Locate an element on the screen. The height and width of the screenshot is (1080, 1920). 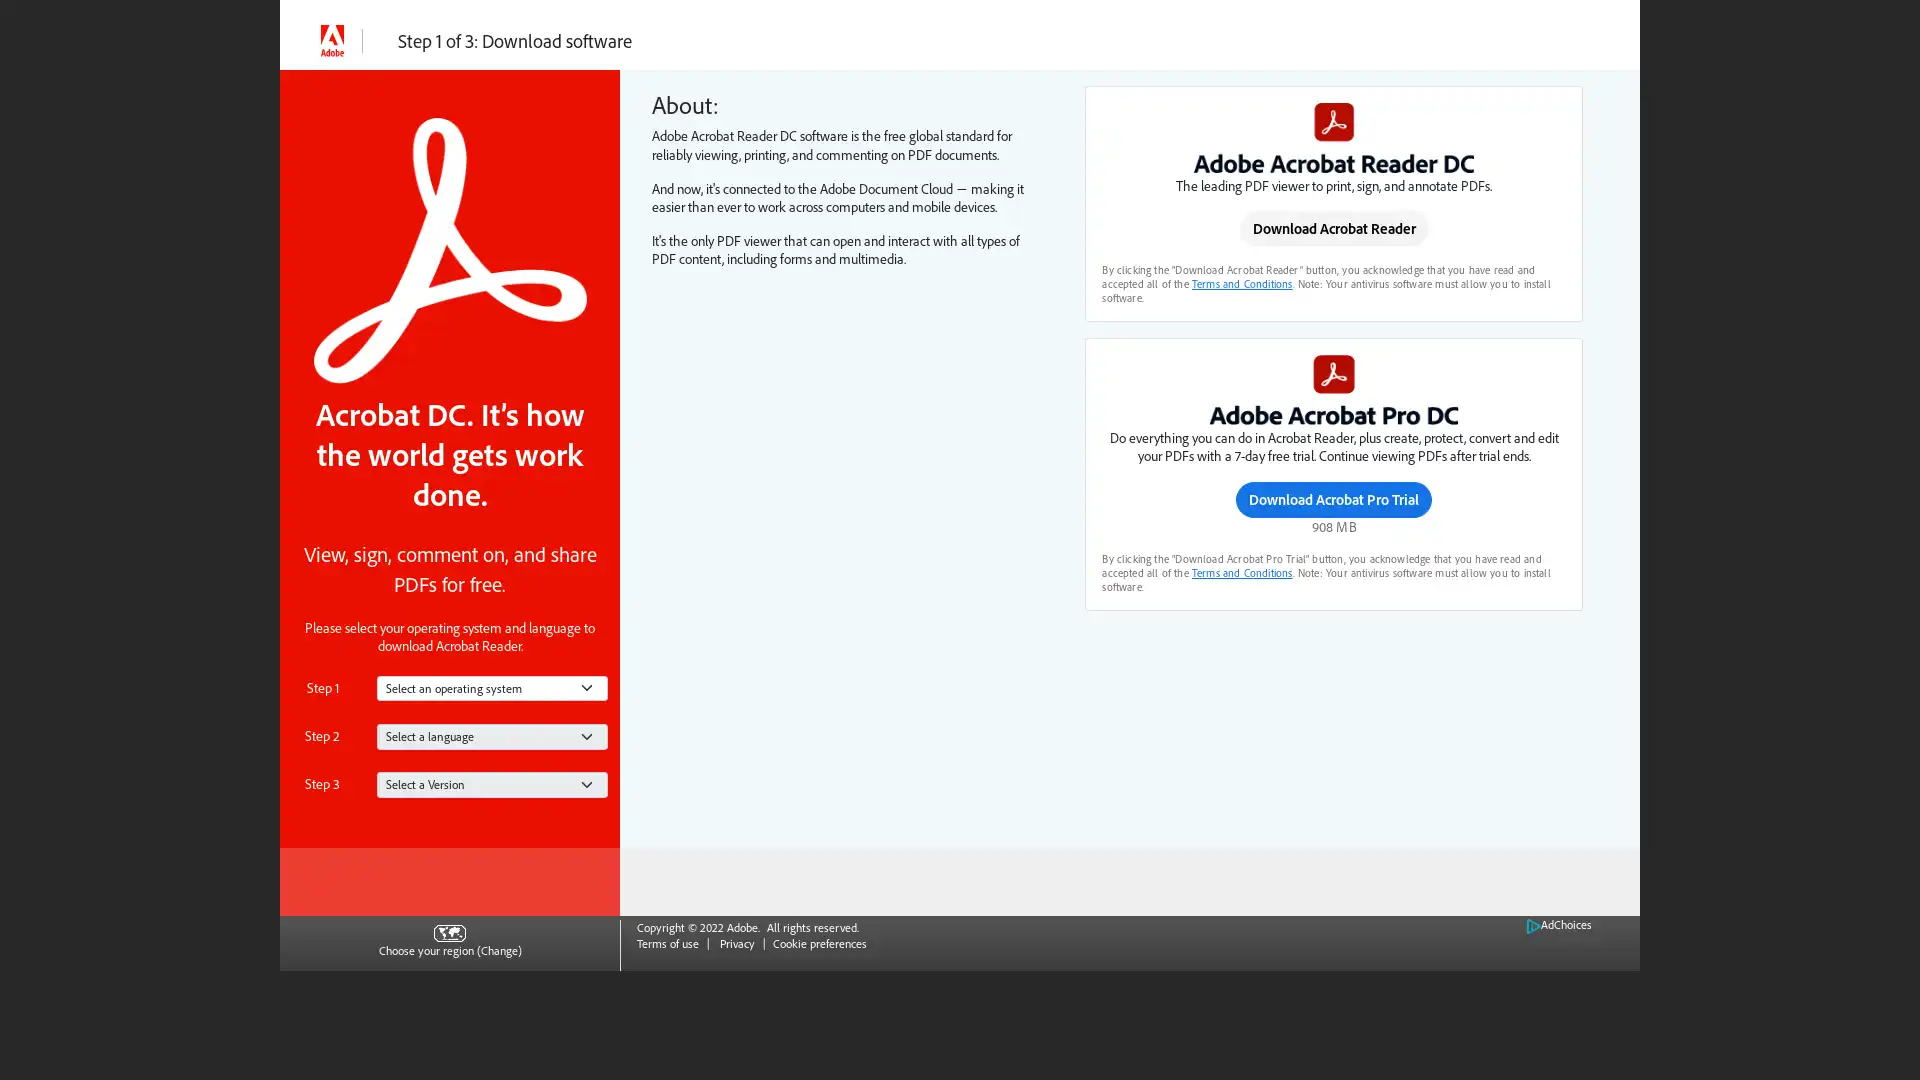
Download Acrobat Reader is located at coordinates (1333, 227).